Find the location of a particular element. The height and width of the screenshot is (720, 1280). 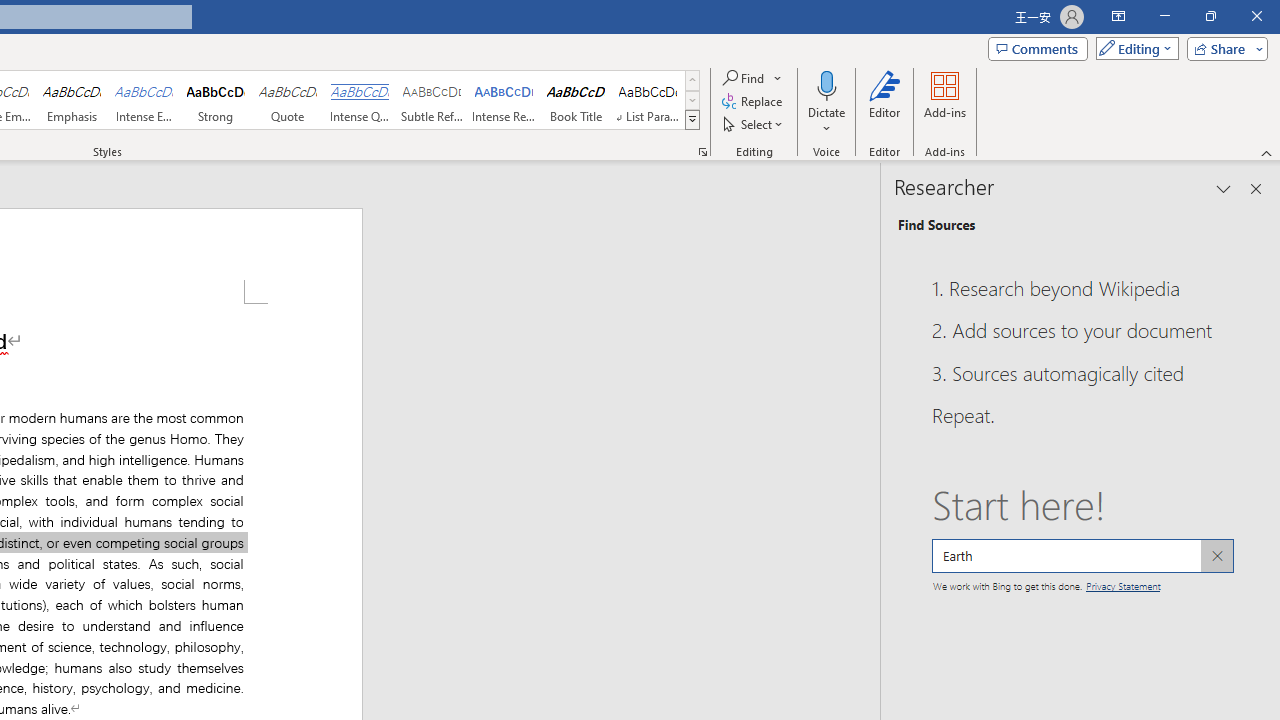

'Ribbon Display Options' is located at coordinates (1117, 16).